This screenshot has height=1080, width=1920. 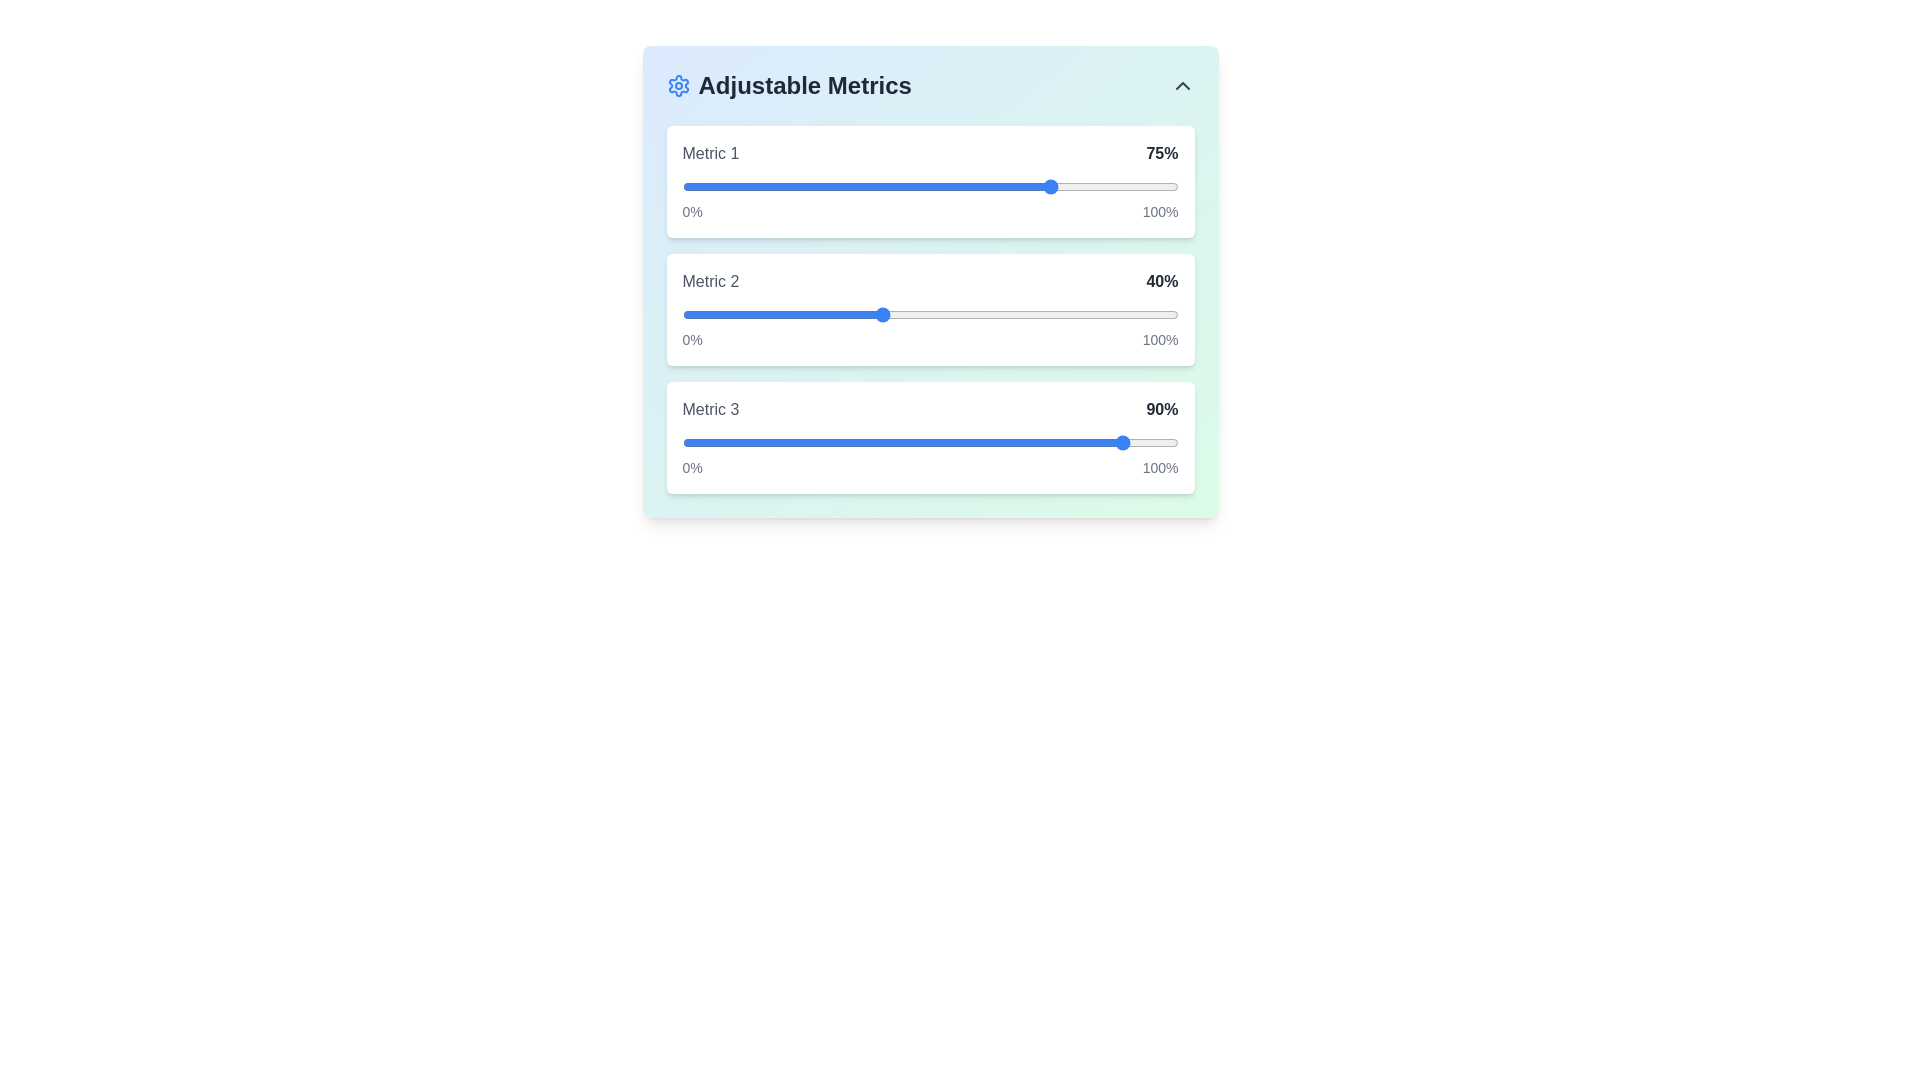 What do you see at coordinates (1162, 281) in the screenshot?
I see `the static text display showing the percentage value for Metric 2, located at the right end of the horizontal layout in the second row of the metrics section` at bounding box center [1162, 281].